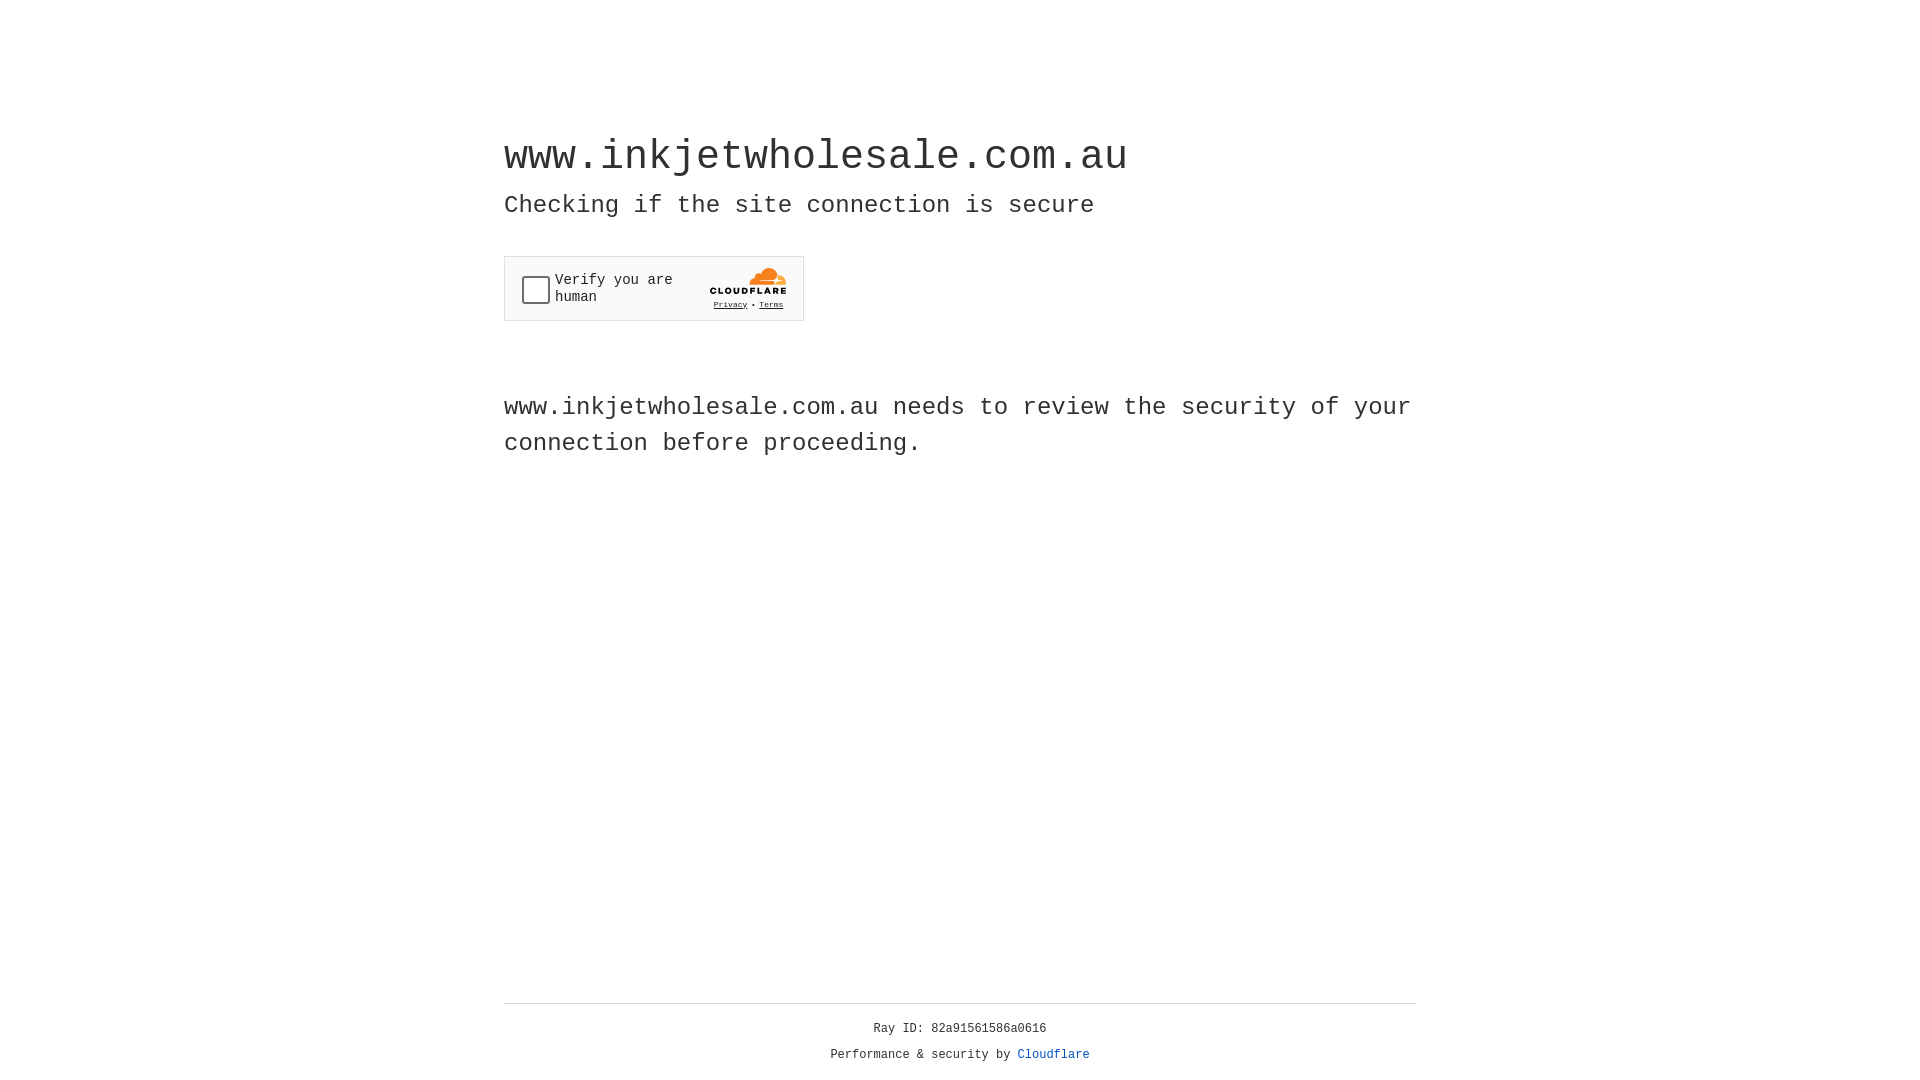 The height and width of the screenshot is (1080, 1920). Describe the element at coordinates (1053, 1054) in the screenshot. I see `'Cloudflare'` at that location.